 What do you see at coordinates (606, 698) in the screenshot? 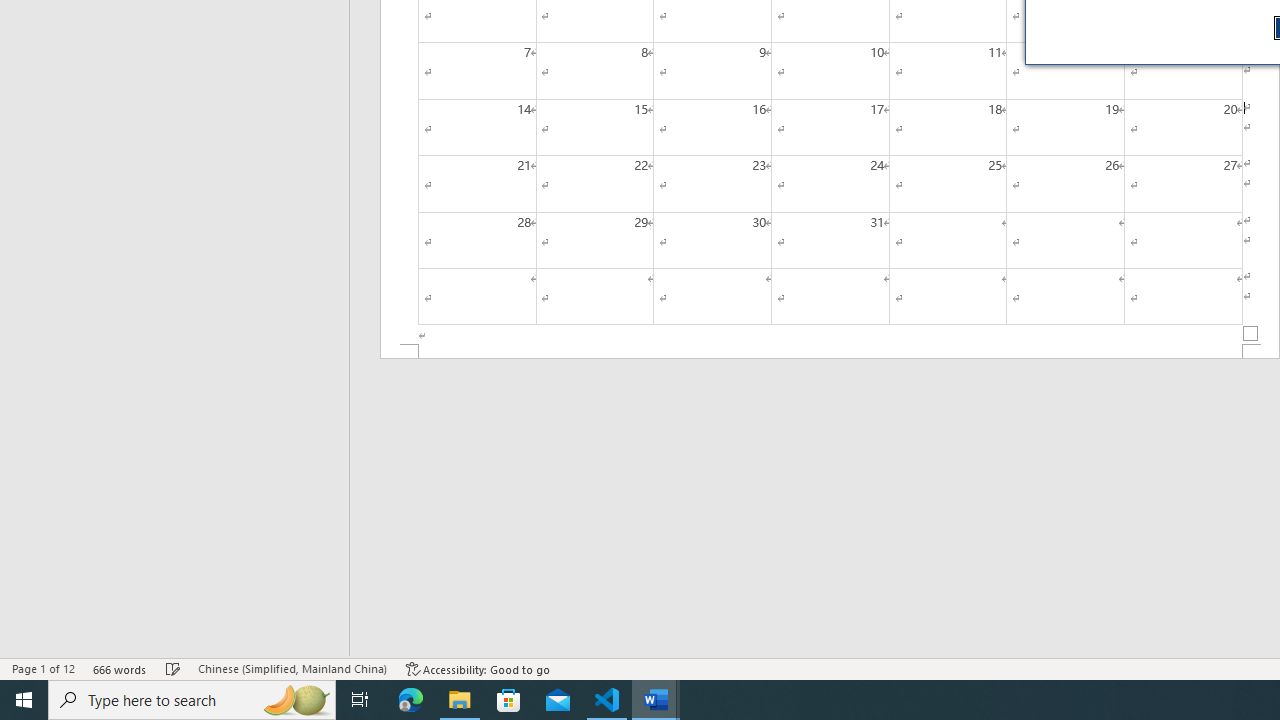
I see `'Visual Studio Code - 1 running window'` at bounding box center [606, 698].